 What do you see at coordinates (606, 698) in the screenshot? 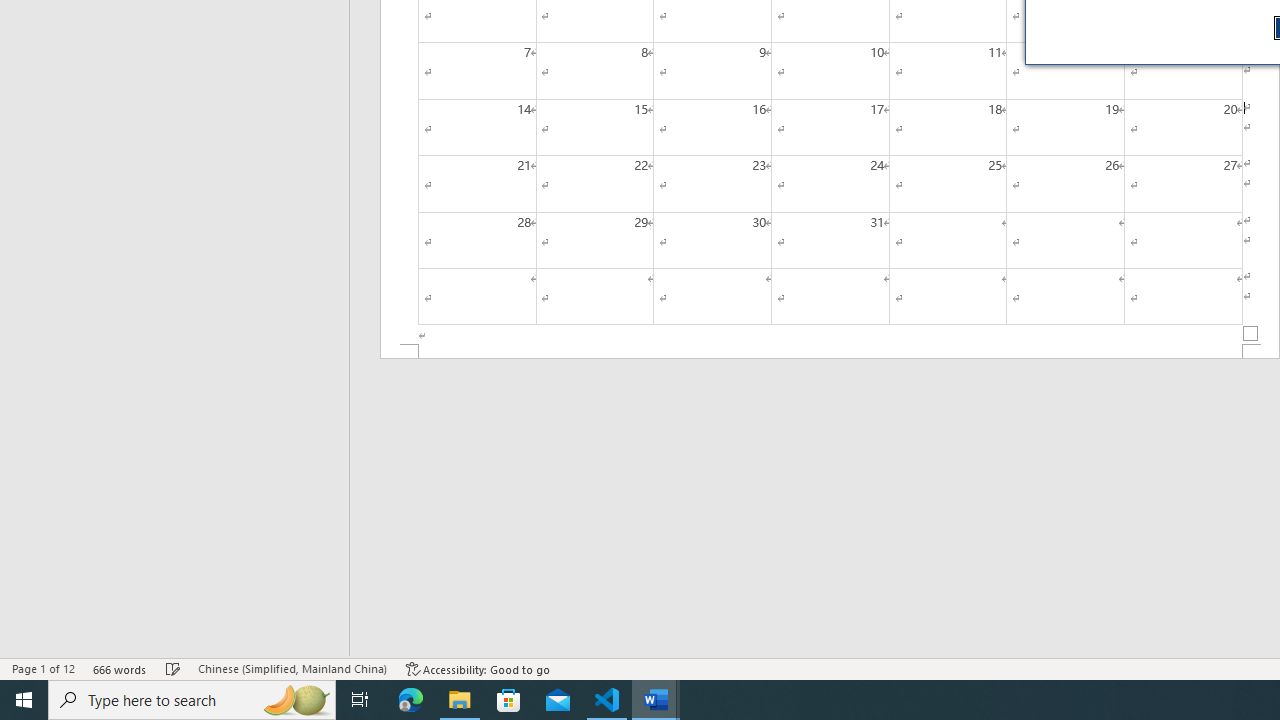
I see `'Visual Studio Code - 1 running window'` at bounding box center [606, 698].